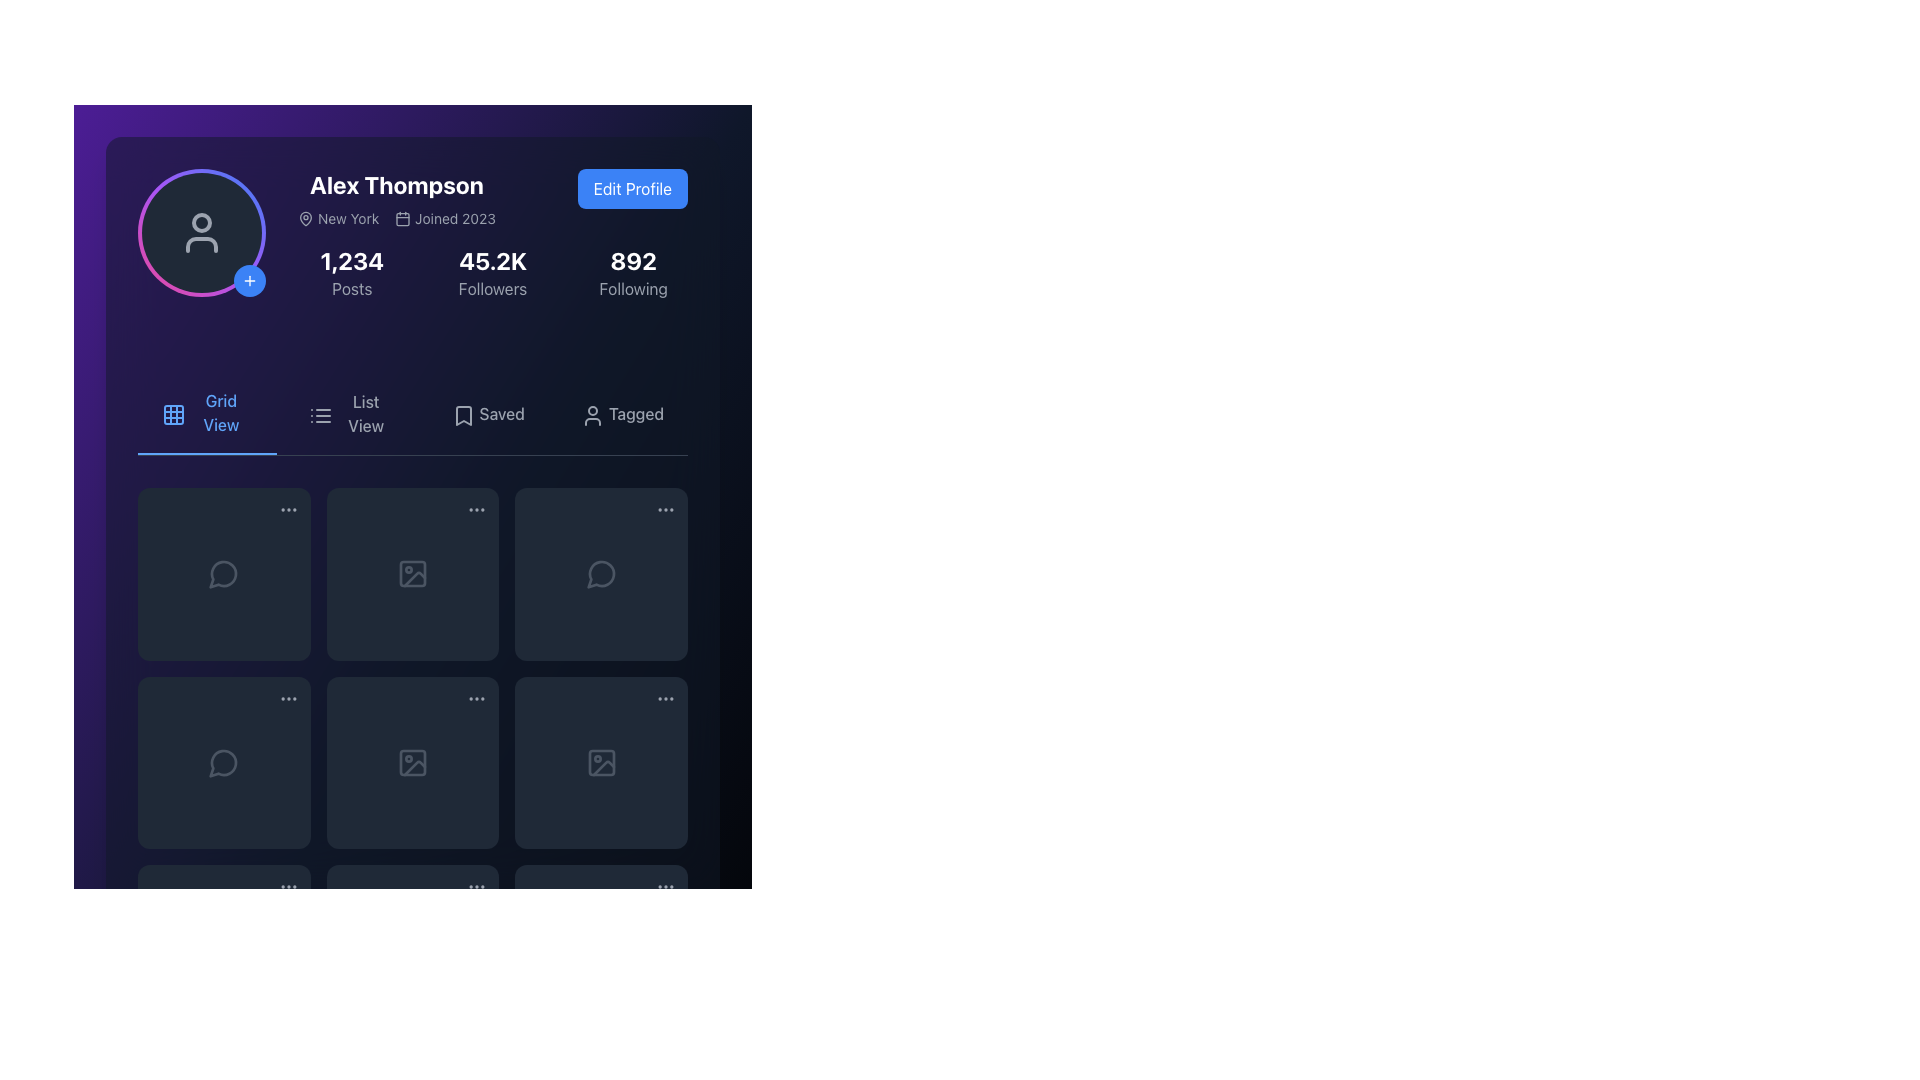  I want to click on the information represented by the calendar icon indicating 'Joined 2023' located to the left of the corresponding text in the user profile section, so click(402, 219).